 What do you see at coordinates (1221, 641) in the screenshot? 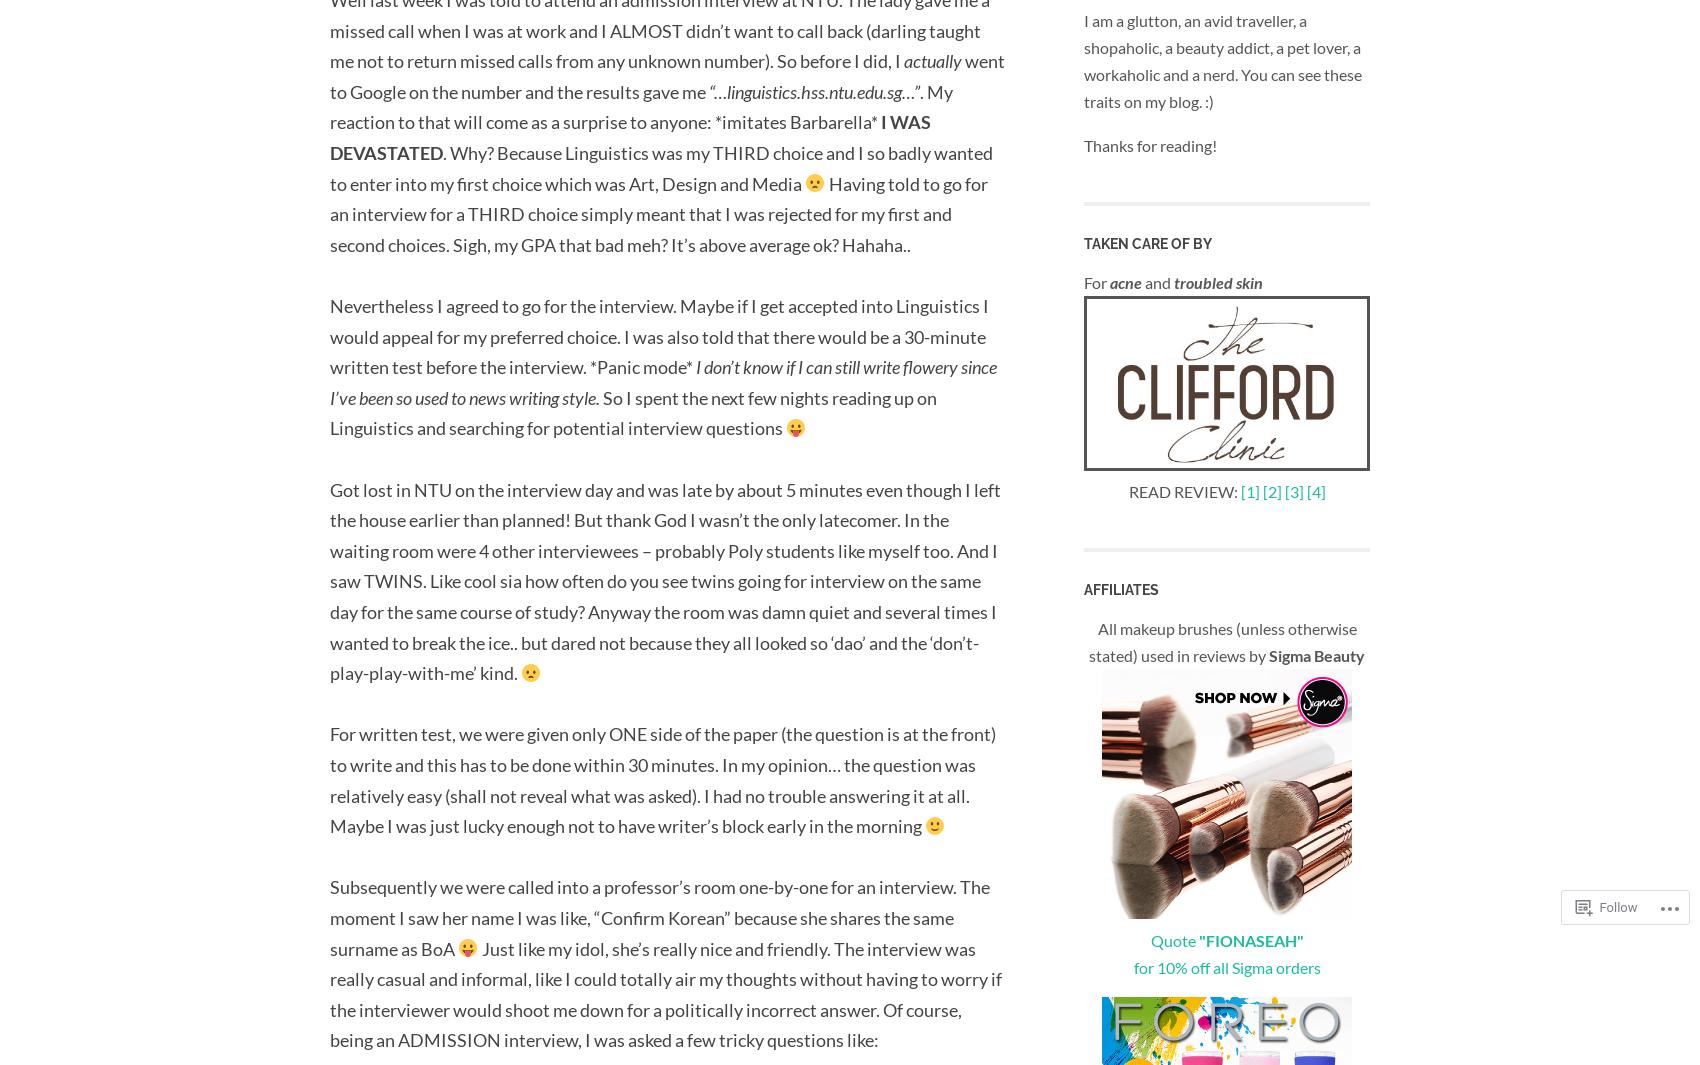
I see `'All makeup brushes (unless otherwise stated) used in reviews by'` at bounding box center [1221, 641].